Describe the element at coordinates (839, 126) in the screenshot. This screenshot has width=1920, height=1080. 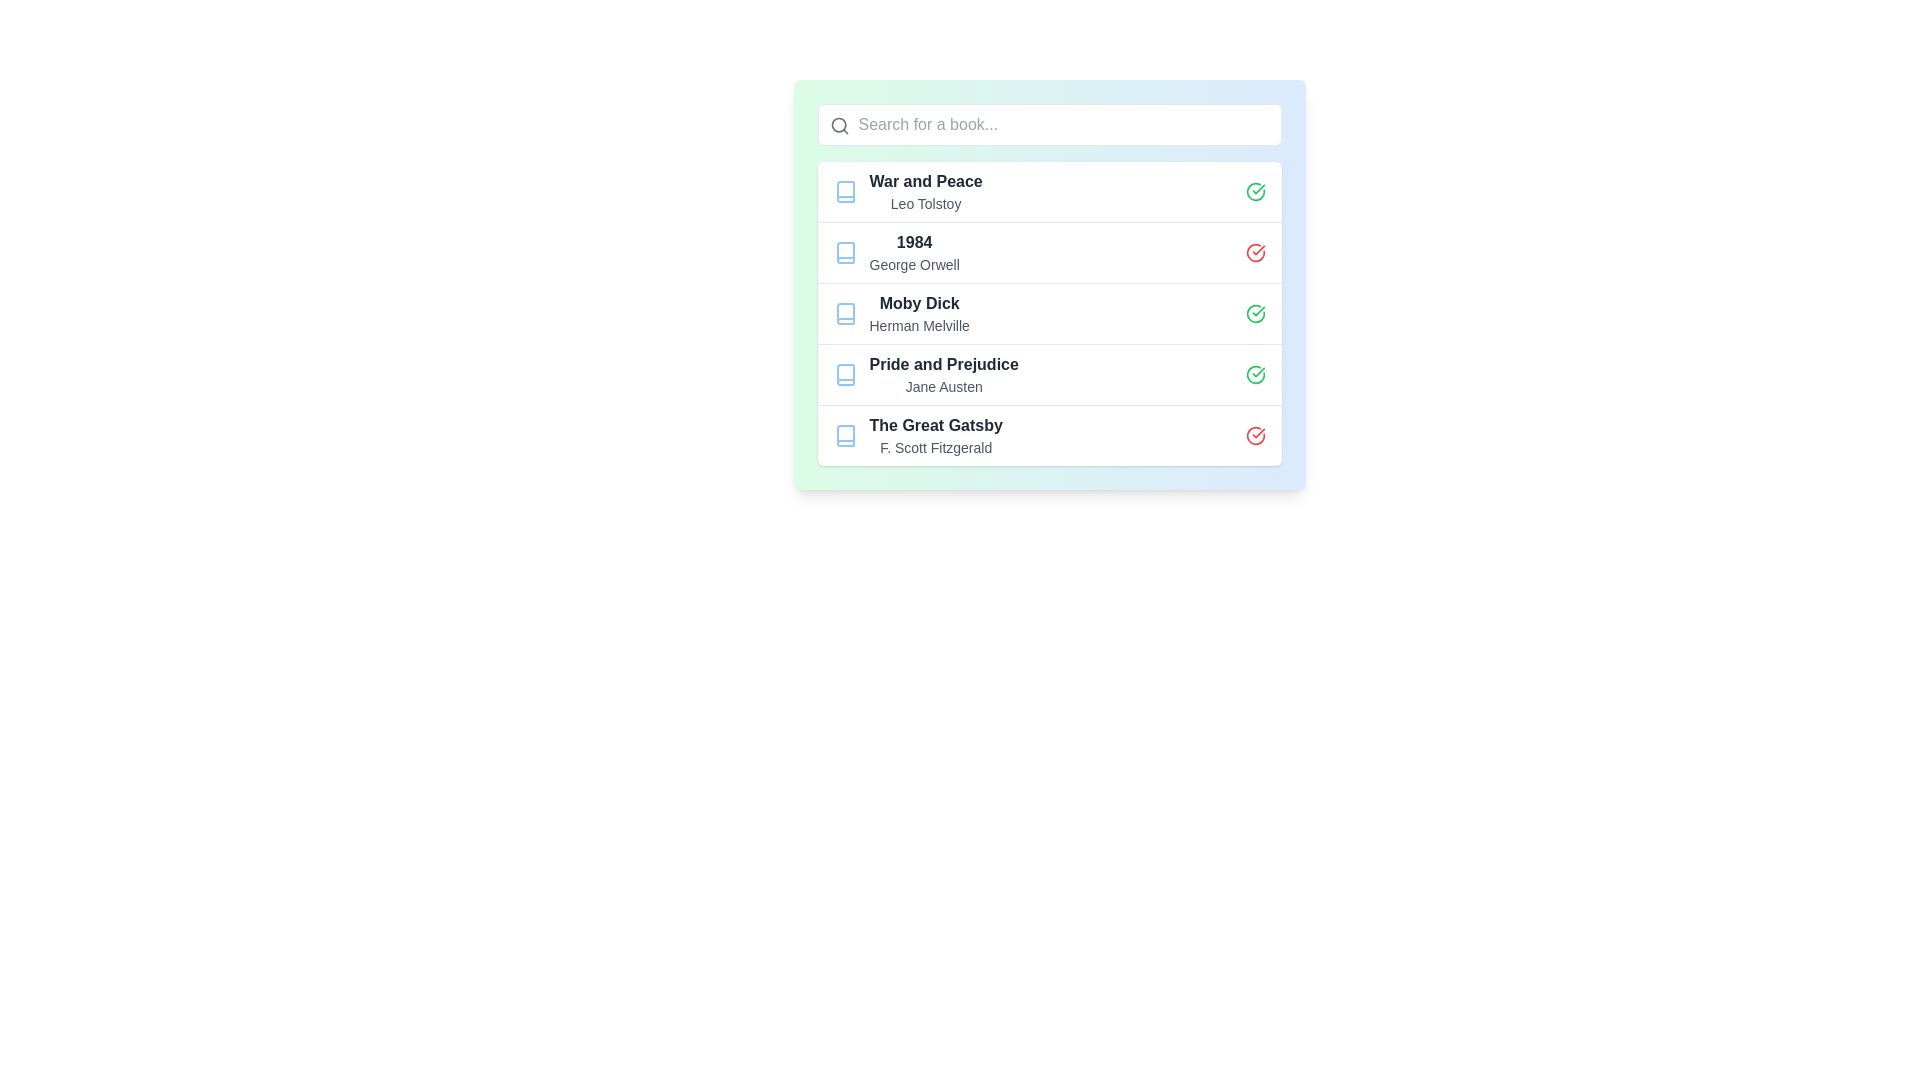
I see `the Search icon located at the top-left corner of the search bar` at that location.